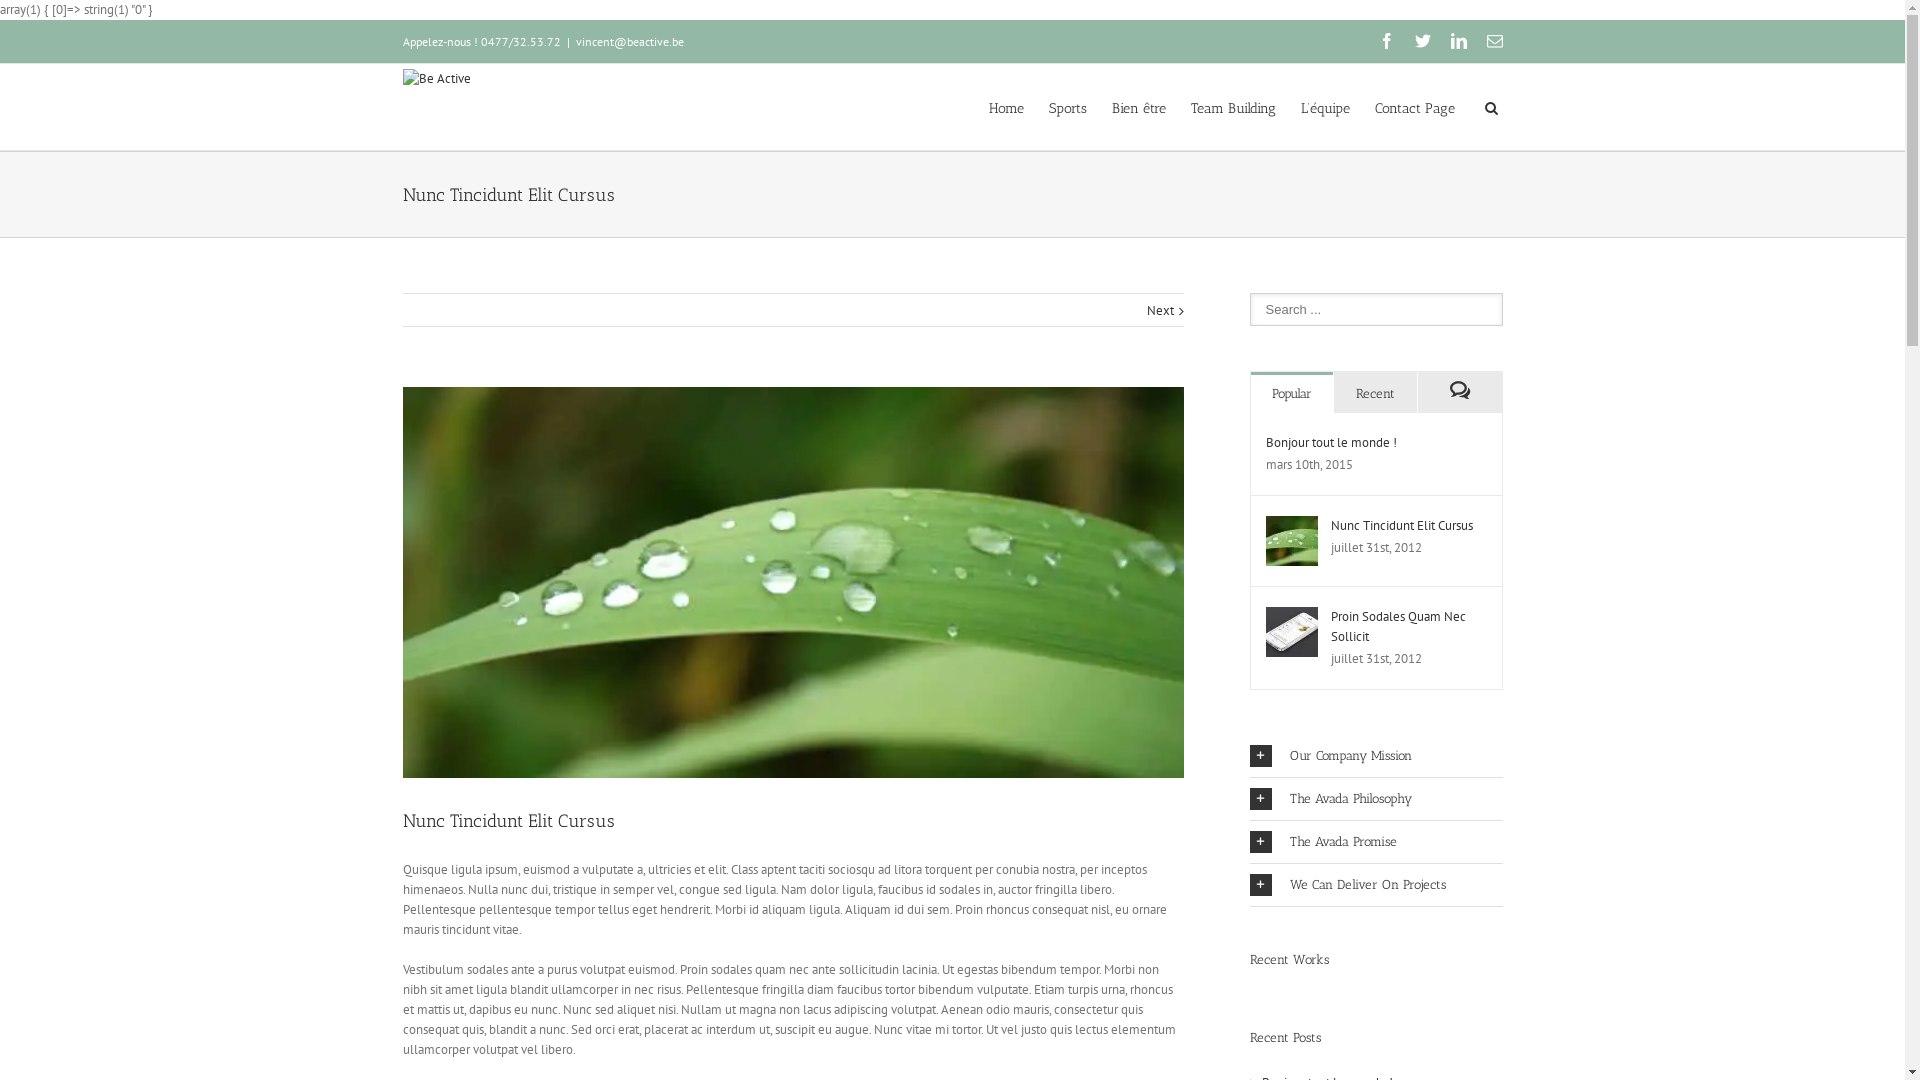 This screenshot has height=1080, width=1920. I want to click on 'Recent', so click(1334, 392).